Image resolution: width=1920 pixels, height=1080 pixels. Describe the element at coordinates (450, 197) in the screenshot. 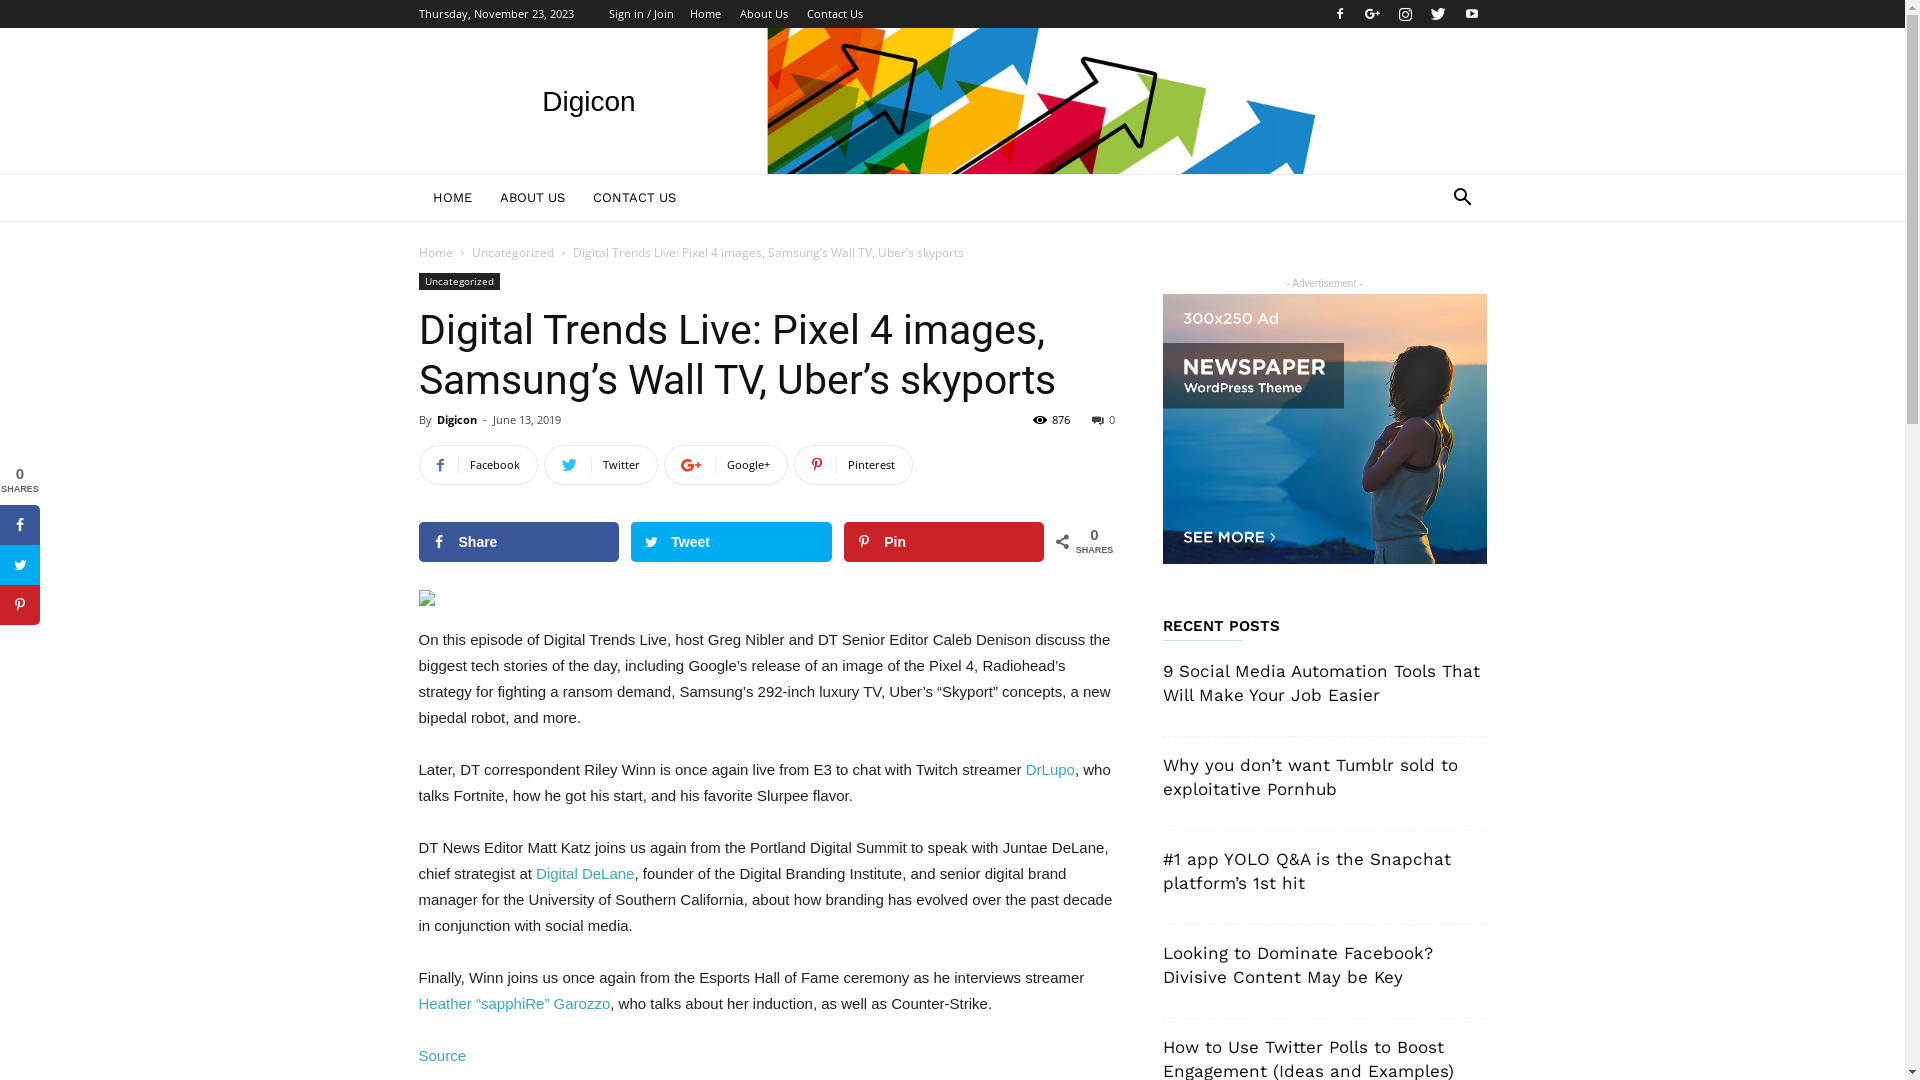

I see `'HOME'` at that location.